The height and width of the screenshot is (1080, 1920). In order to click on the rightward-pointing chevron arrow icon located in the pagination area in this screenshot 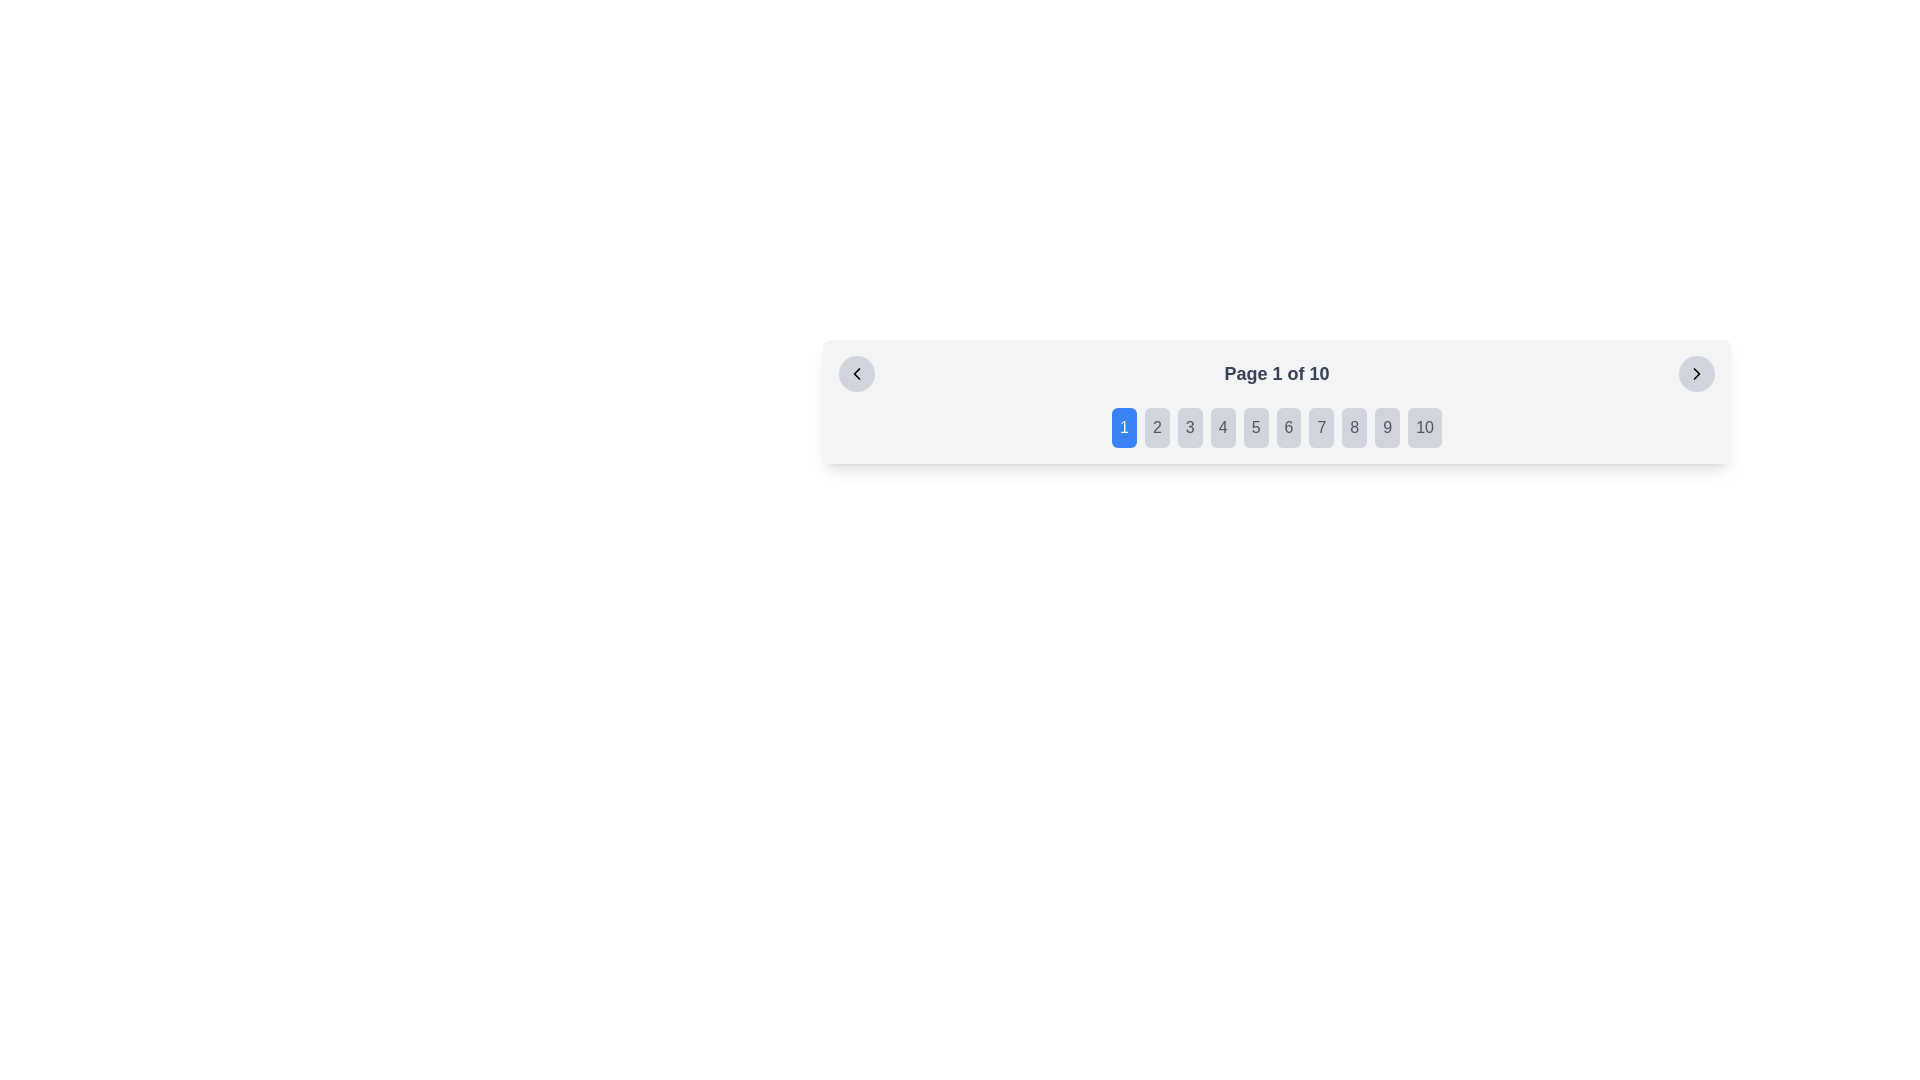, I will do `click(1695, 374)`.